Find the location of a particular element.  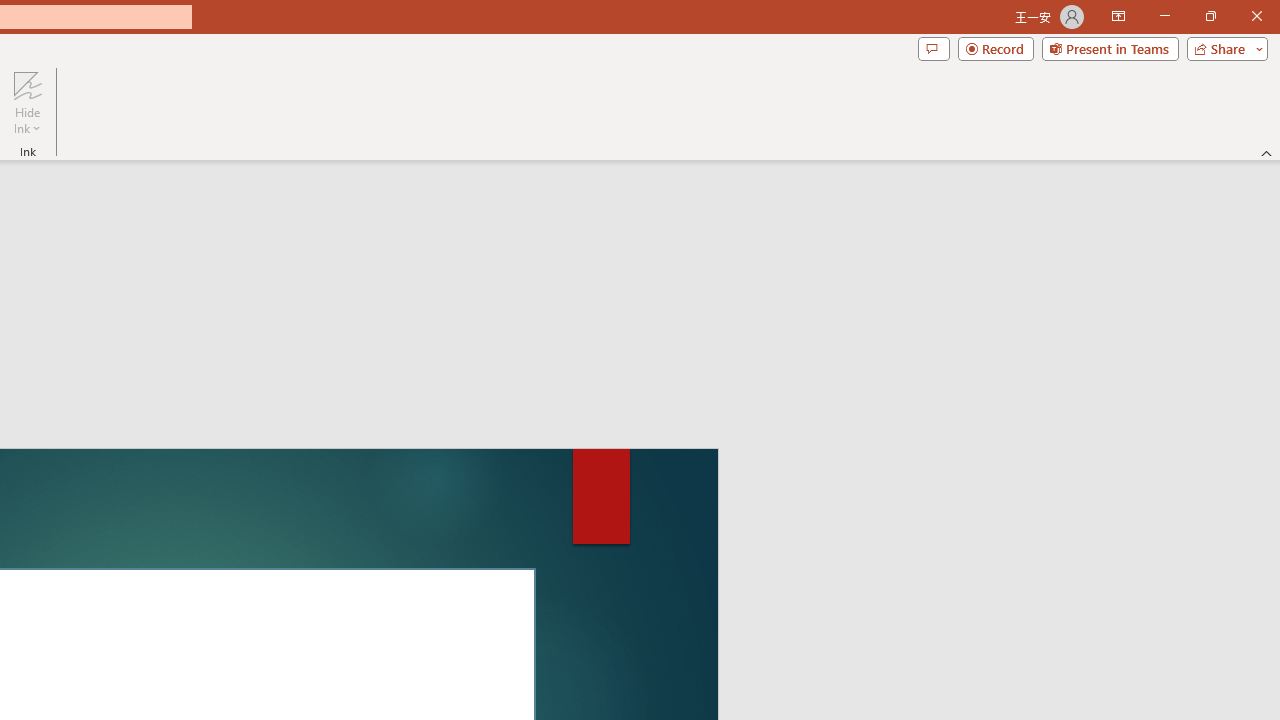

'Share' is located at coordinates (1222, 47).